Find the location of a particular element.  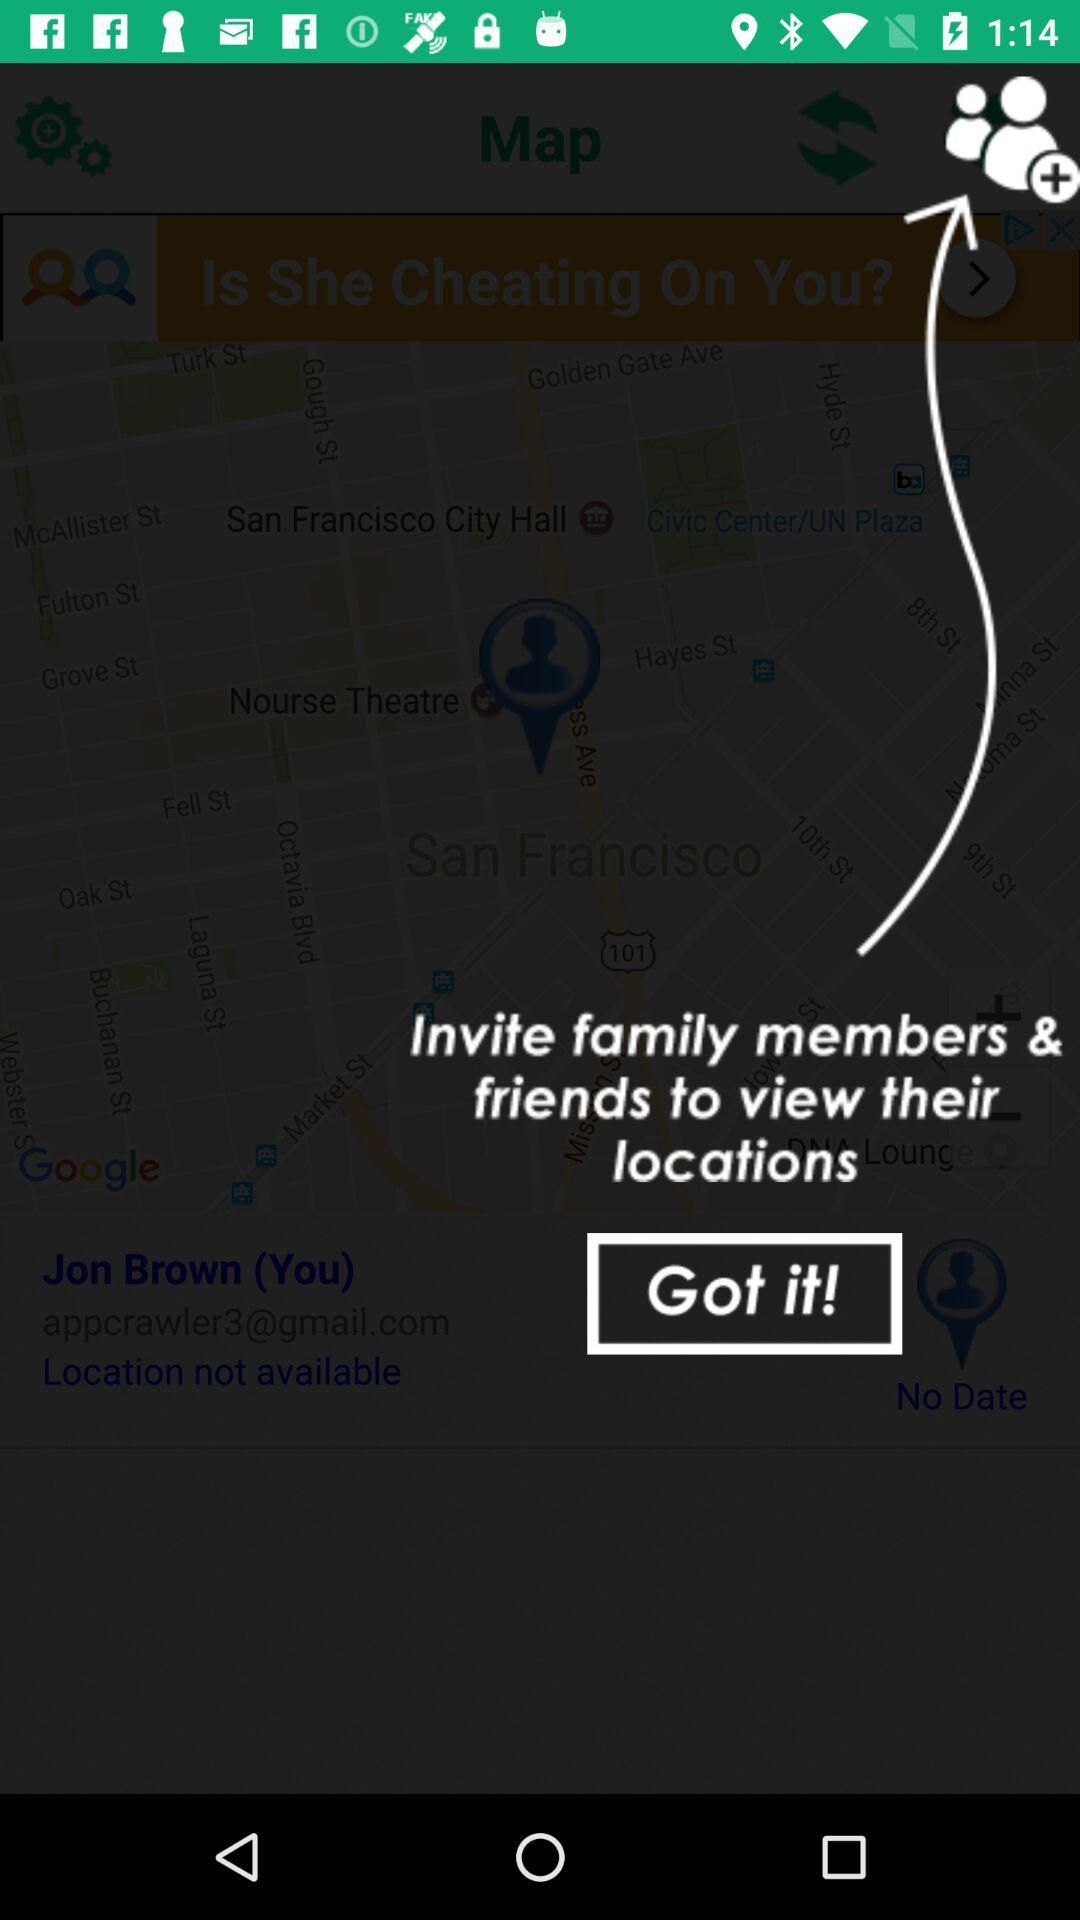

switch option is located at coordinates (838, 135).